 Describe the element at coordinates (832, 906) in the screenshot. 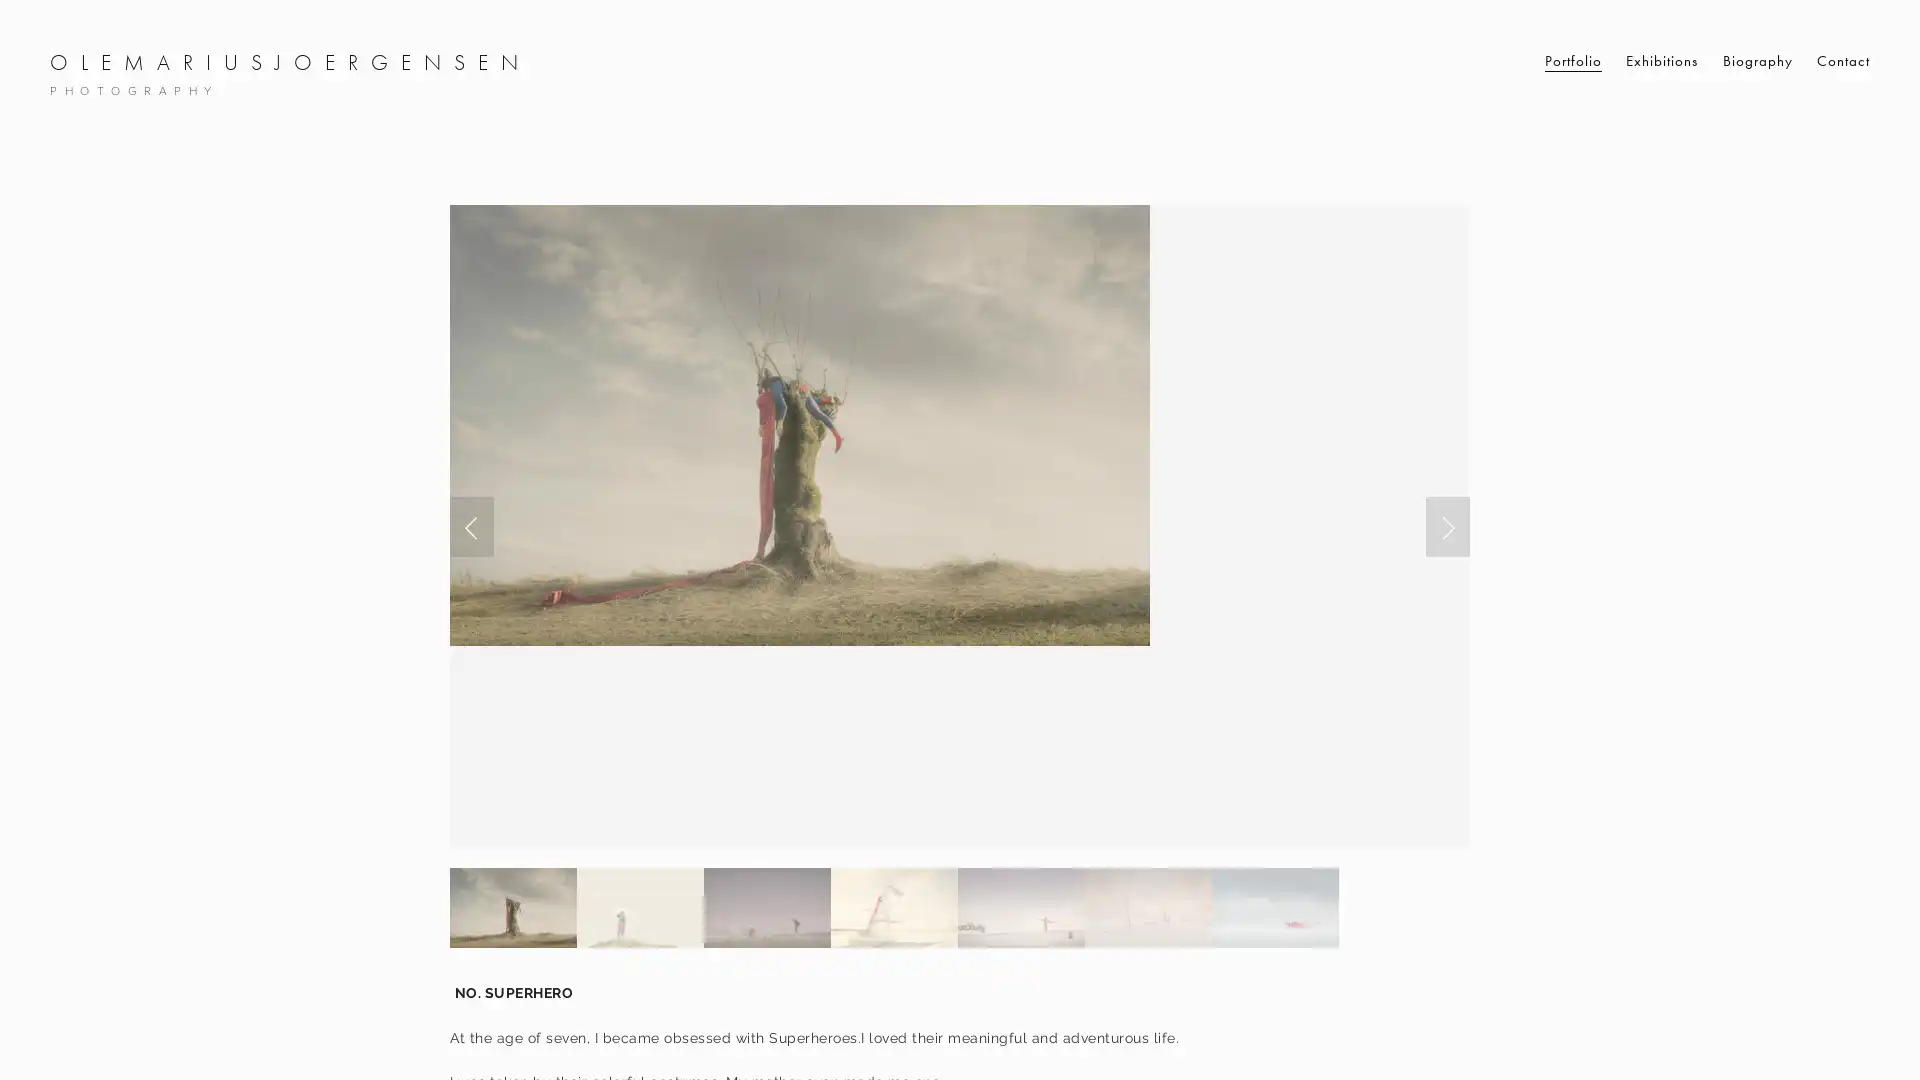

I see `Slide 3` at that location.